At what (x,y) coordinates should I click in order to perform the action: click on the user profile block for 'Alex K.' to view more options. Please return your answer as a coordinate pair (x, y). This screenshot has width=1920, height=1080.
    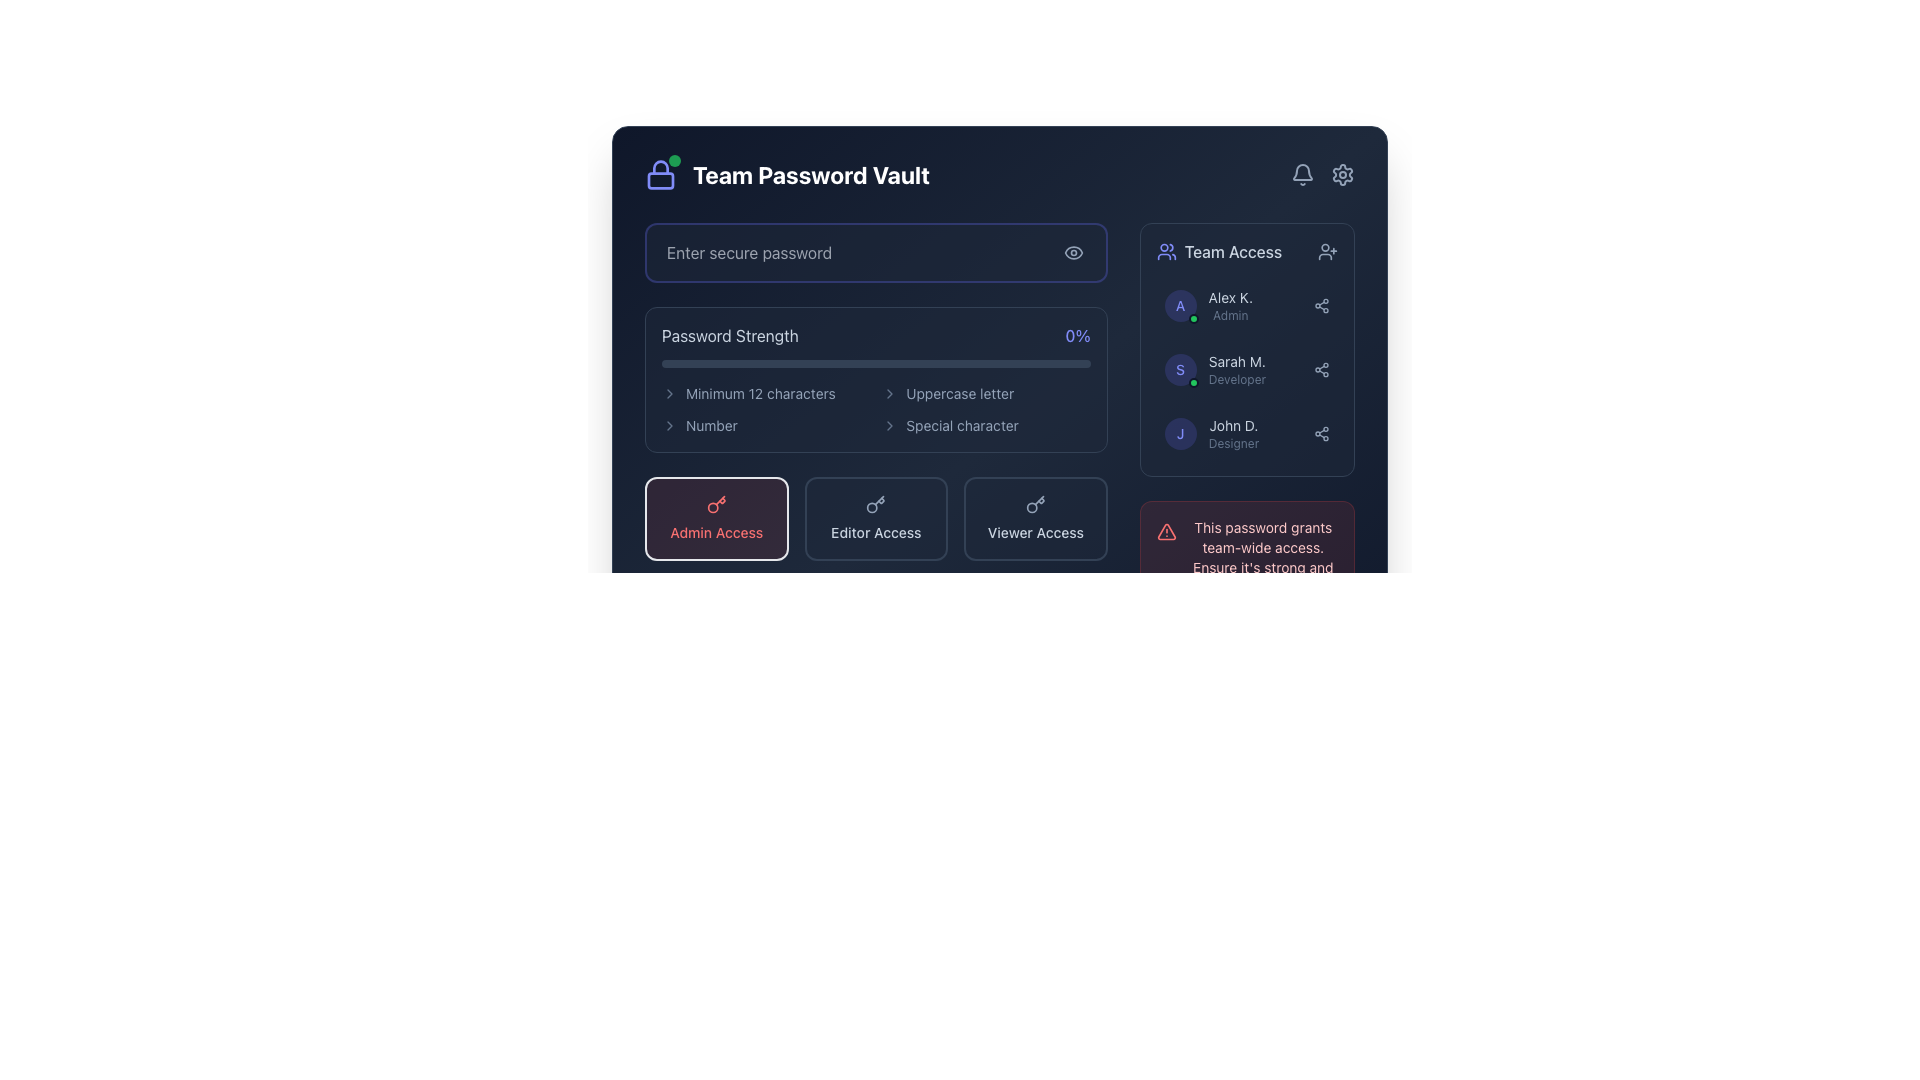
    Looking at the image, I should click on (1246, 305).